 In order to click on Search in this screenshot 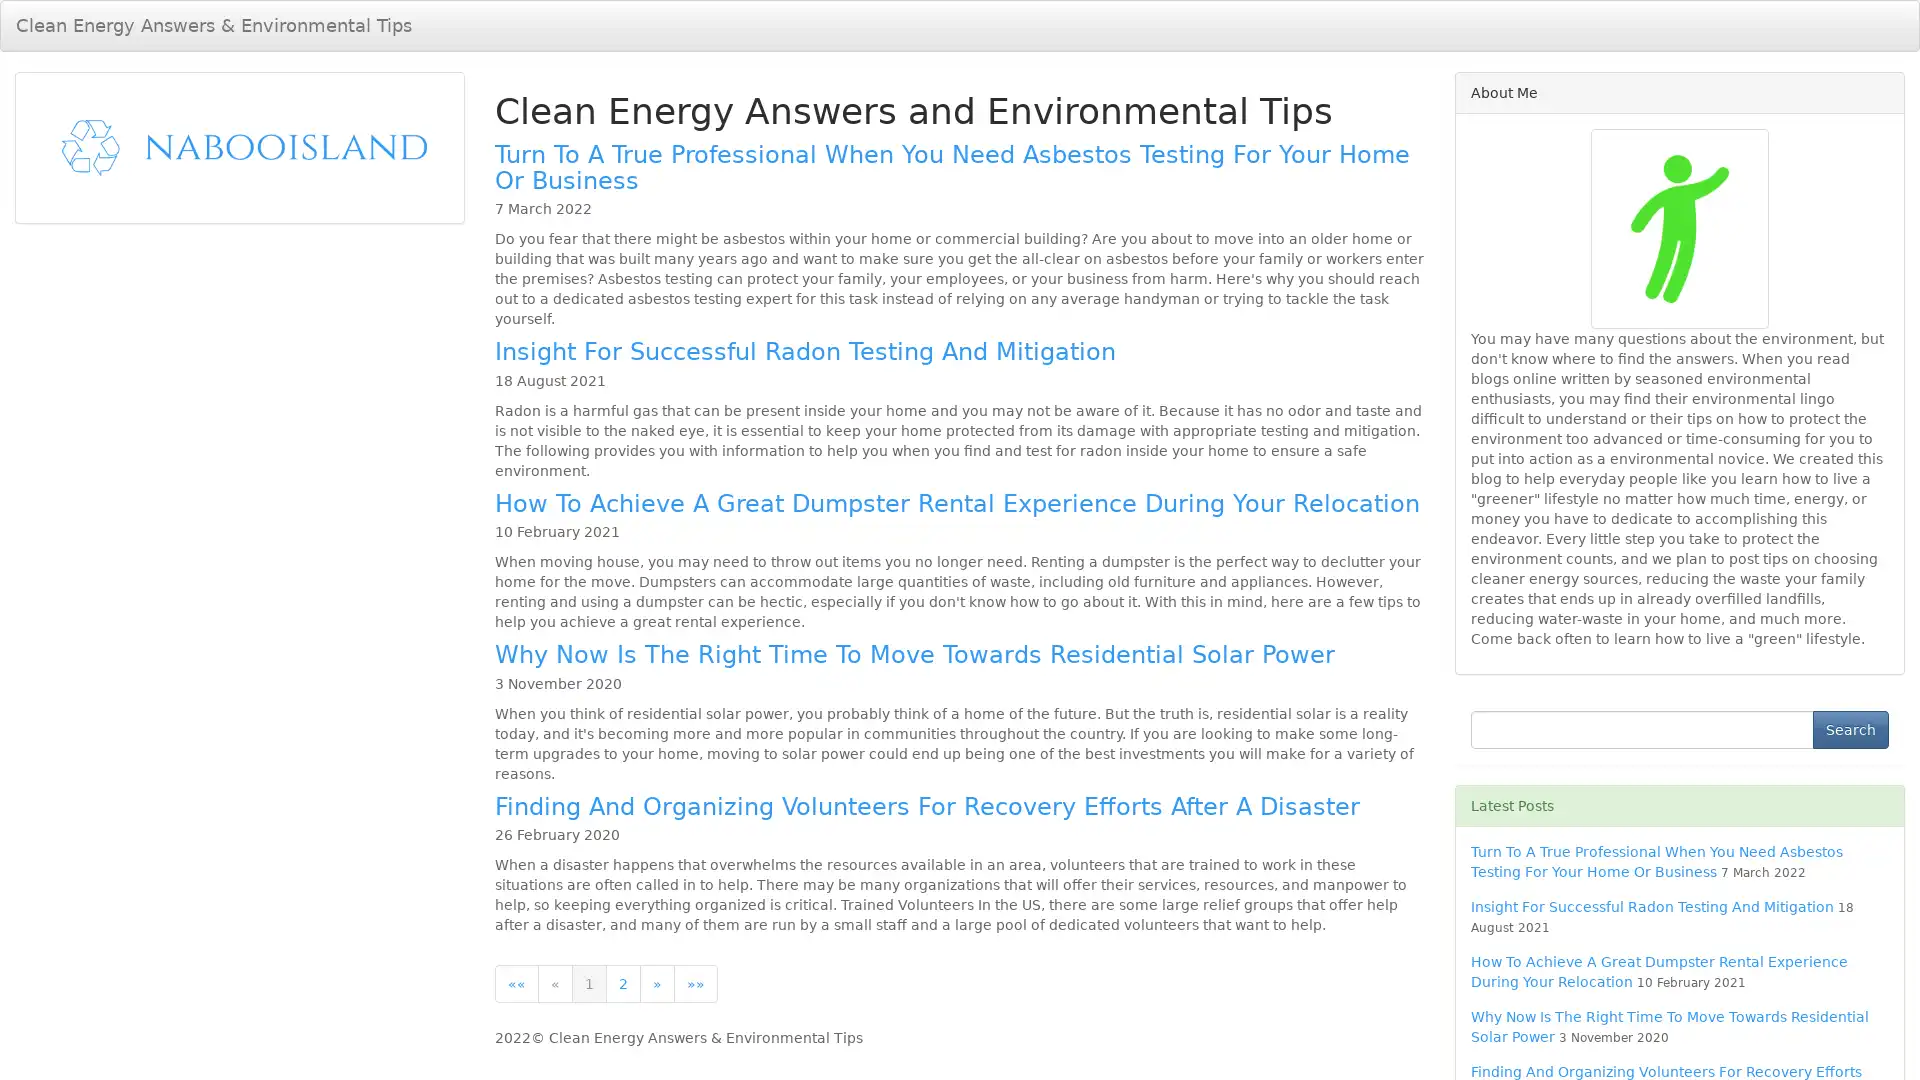, I will do `click(1850, 729)`.